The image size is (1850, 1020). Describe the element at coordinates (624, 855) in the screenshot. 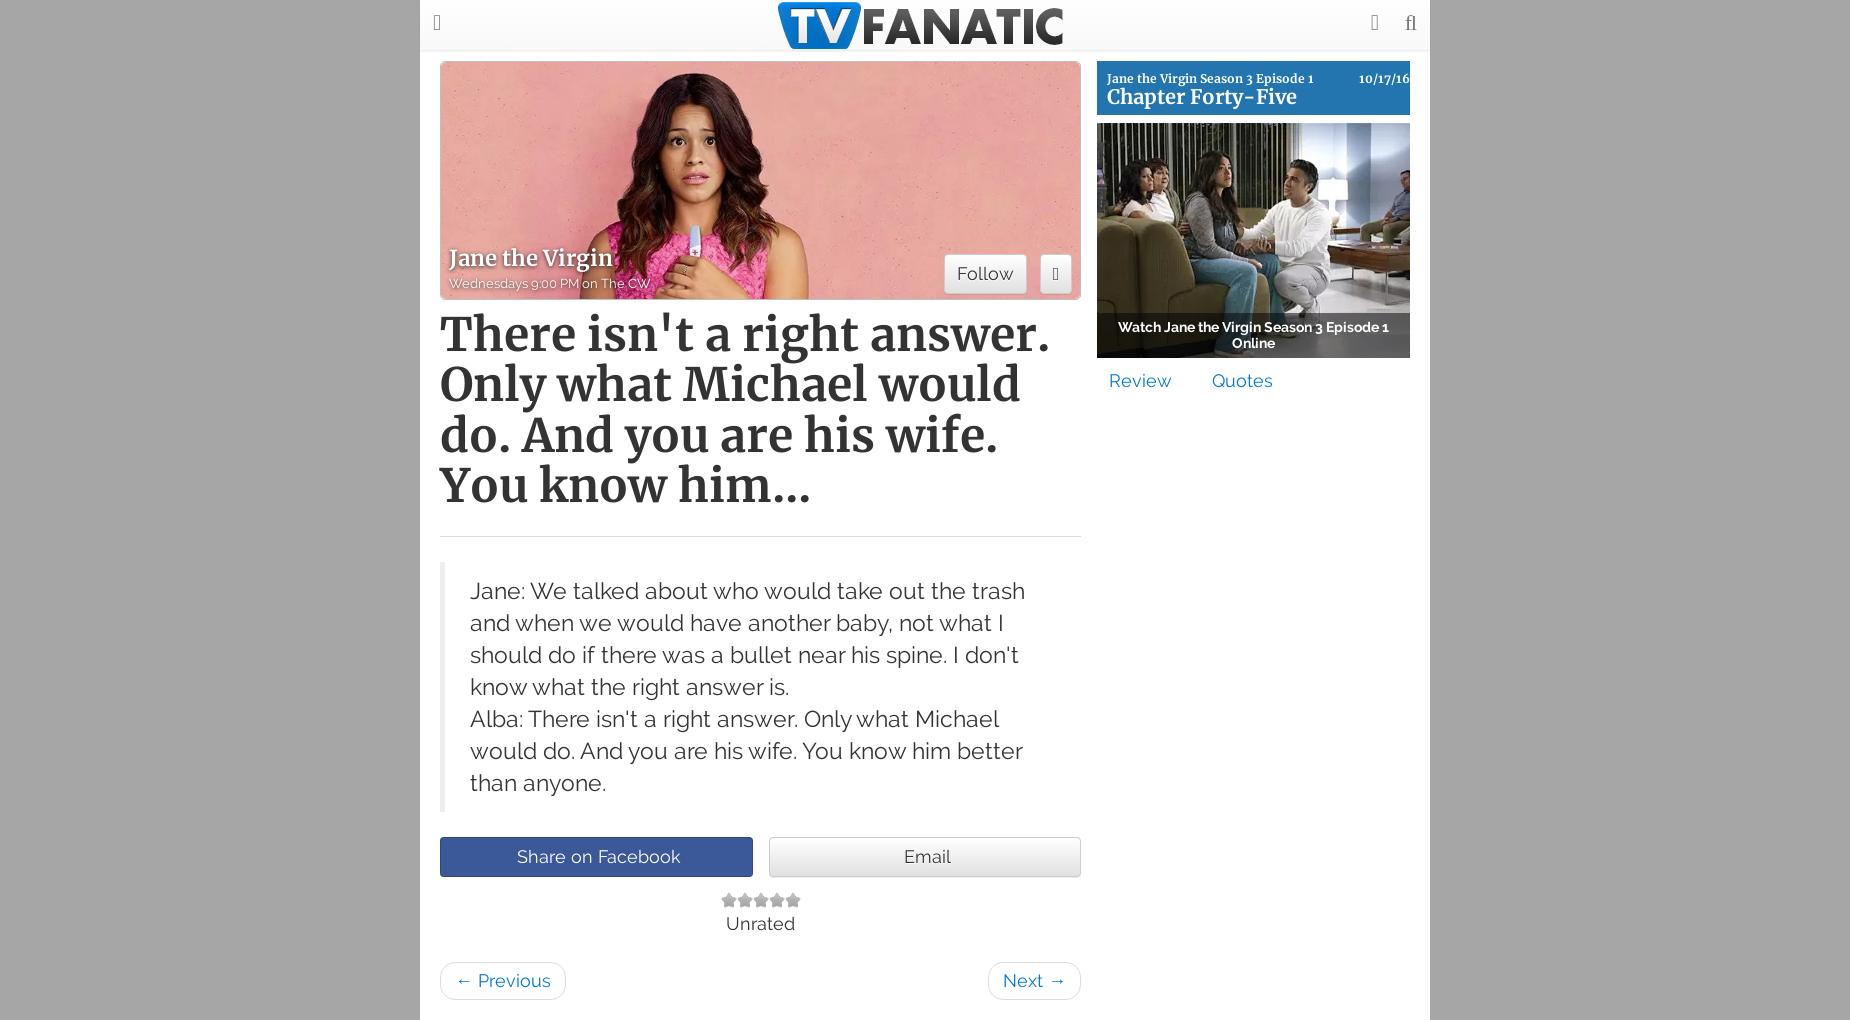

I see `'on Facebook'` at that location.